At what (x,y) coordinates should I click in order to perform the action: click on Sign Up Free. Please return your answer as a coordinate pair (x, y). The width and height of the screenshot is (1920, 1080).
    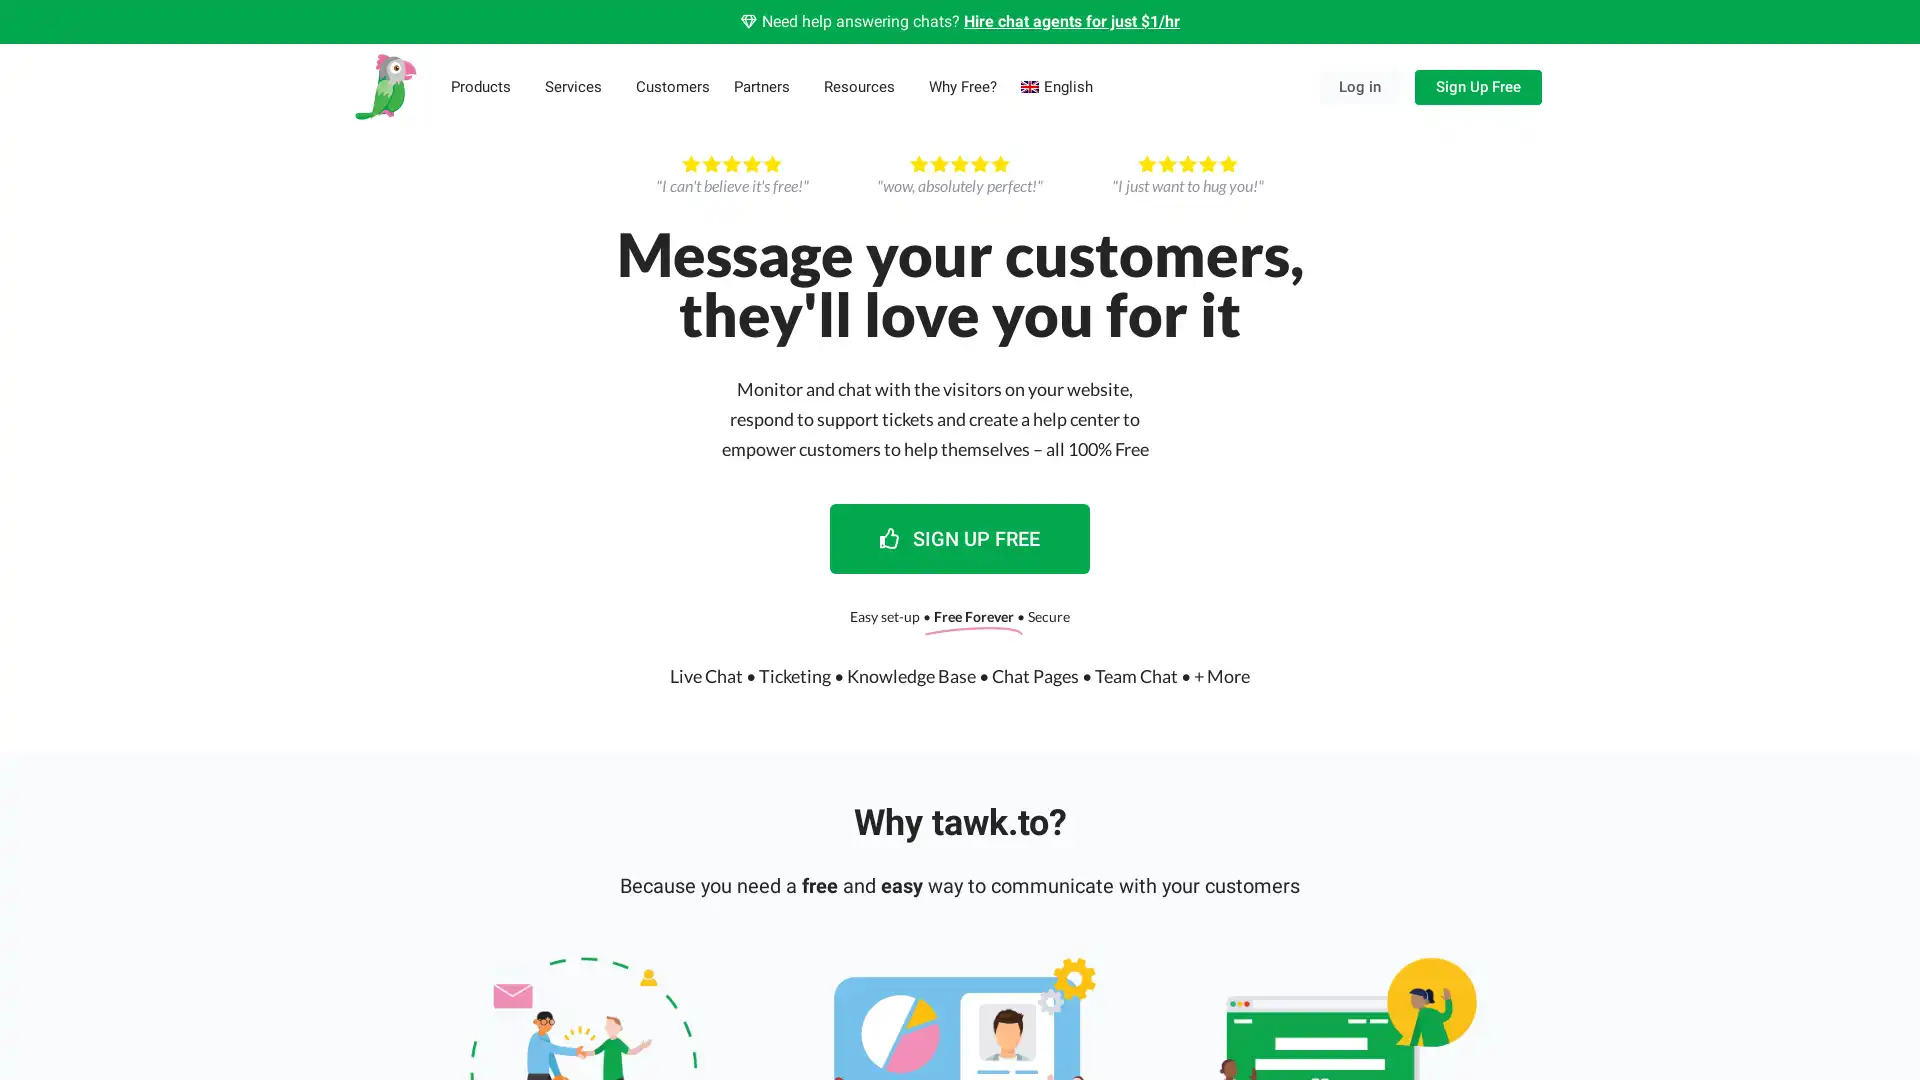
    Looking at the image, I should click on (1478, 85).